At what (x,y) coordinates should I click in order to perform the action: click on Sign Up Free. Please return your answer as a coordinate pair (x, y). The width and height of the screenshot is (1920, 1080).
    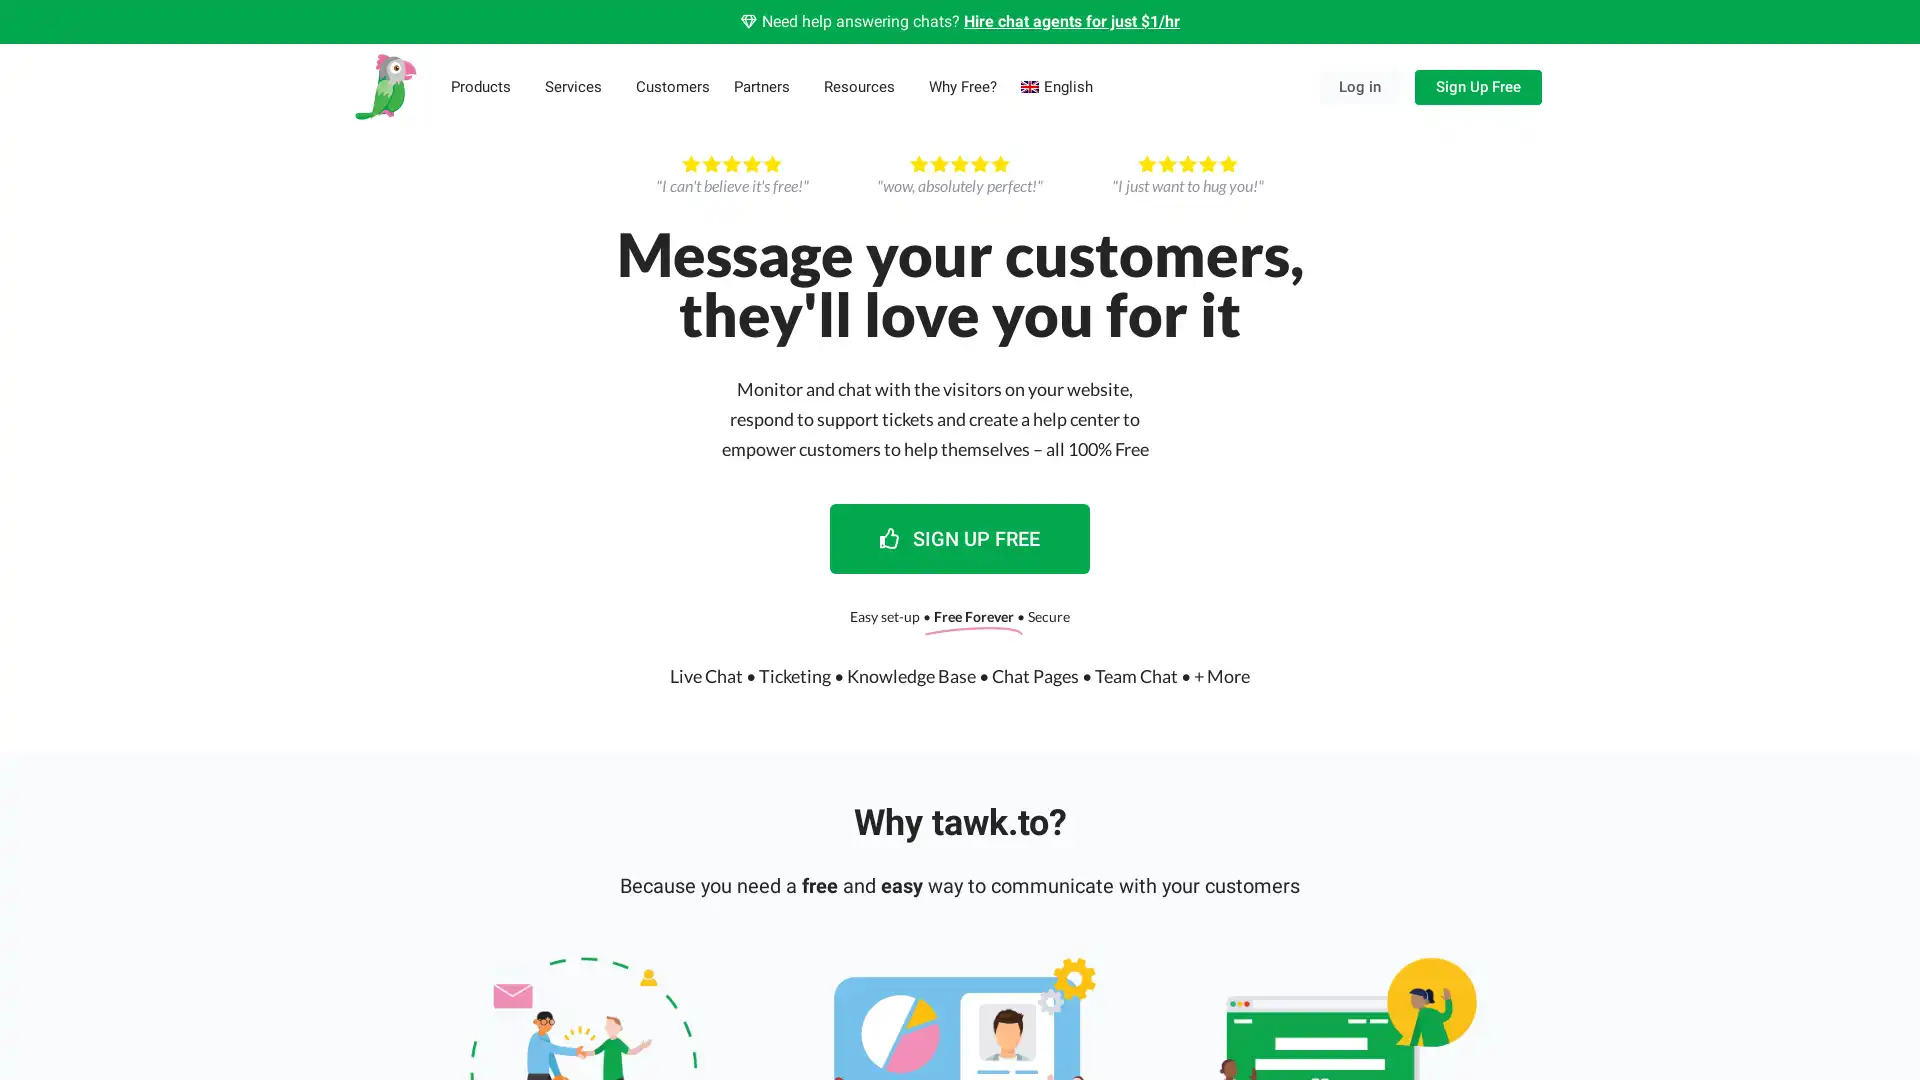
    Looking at the image, I should click on (1478, 85).